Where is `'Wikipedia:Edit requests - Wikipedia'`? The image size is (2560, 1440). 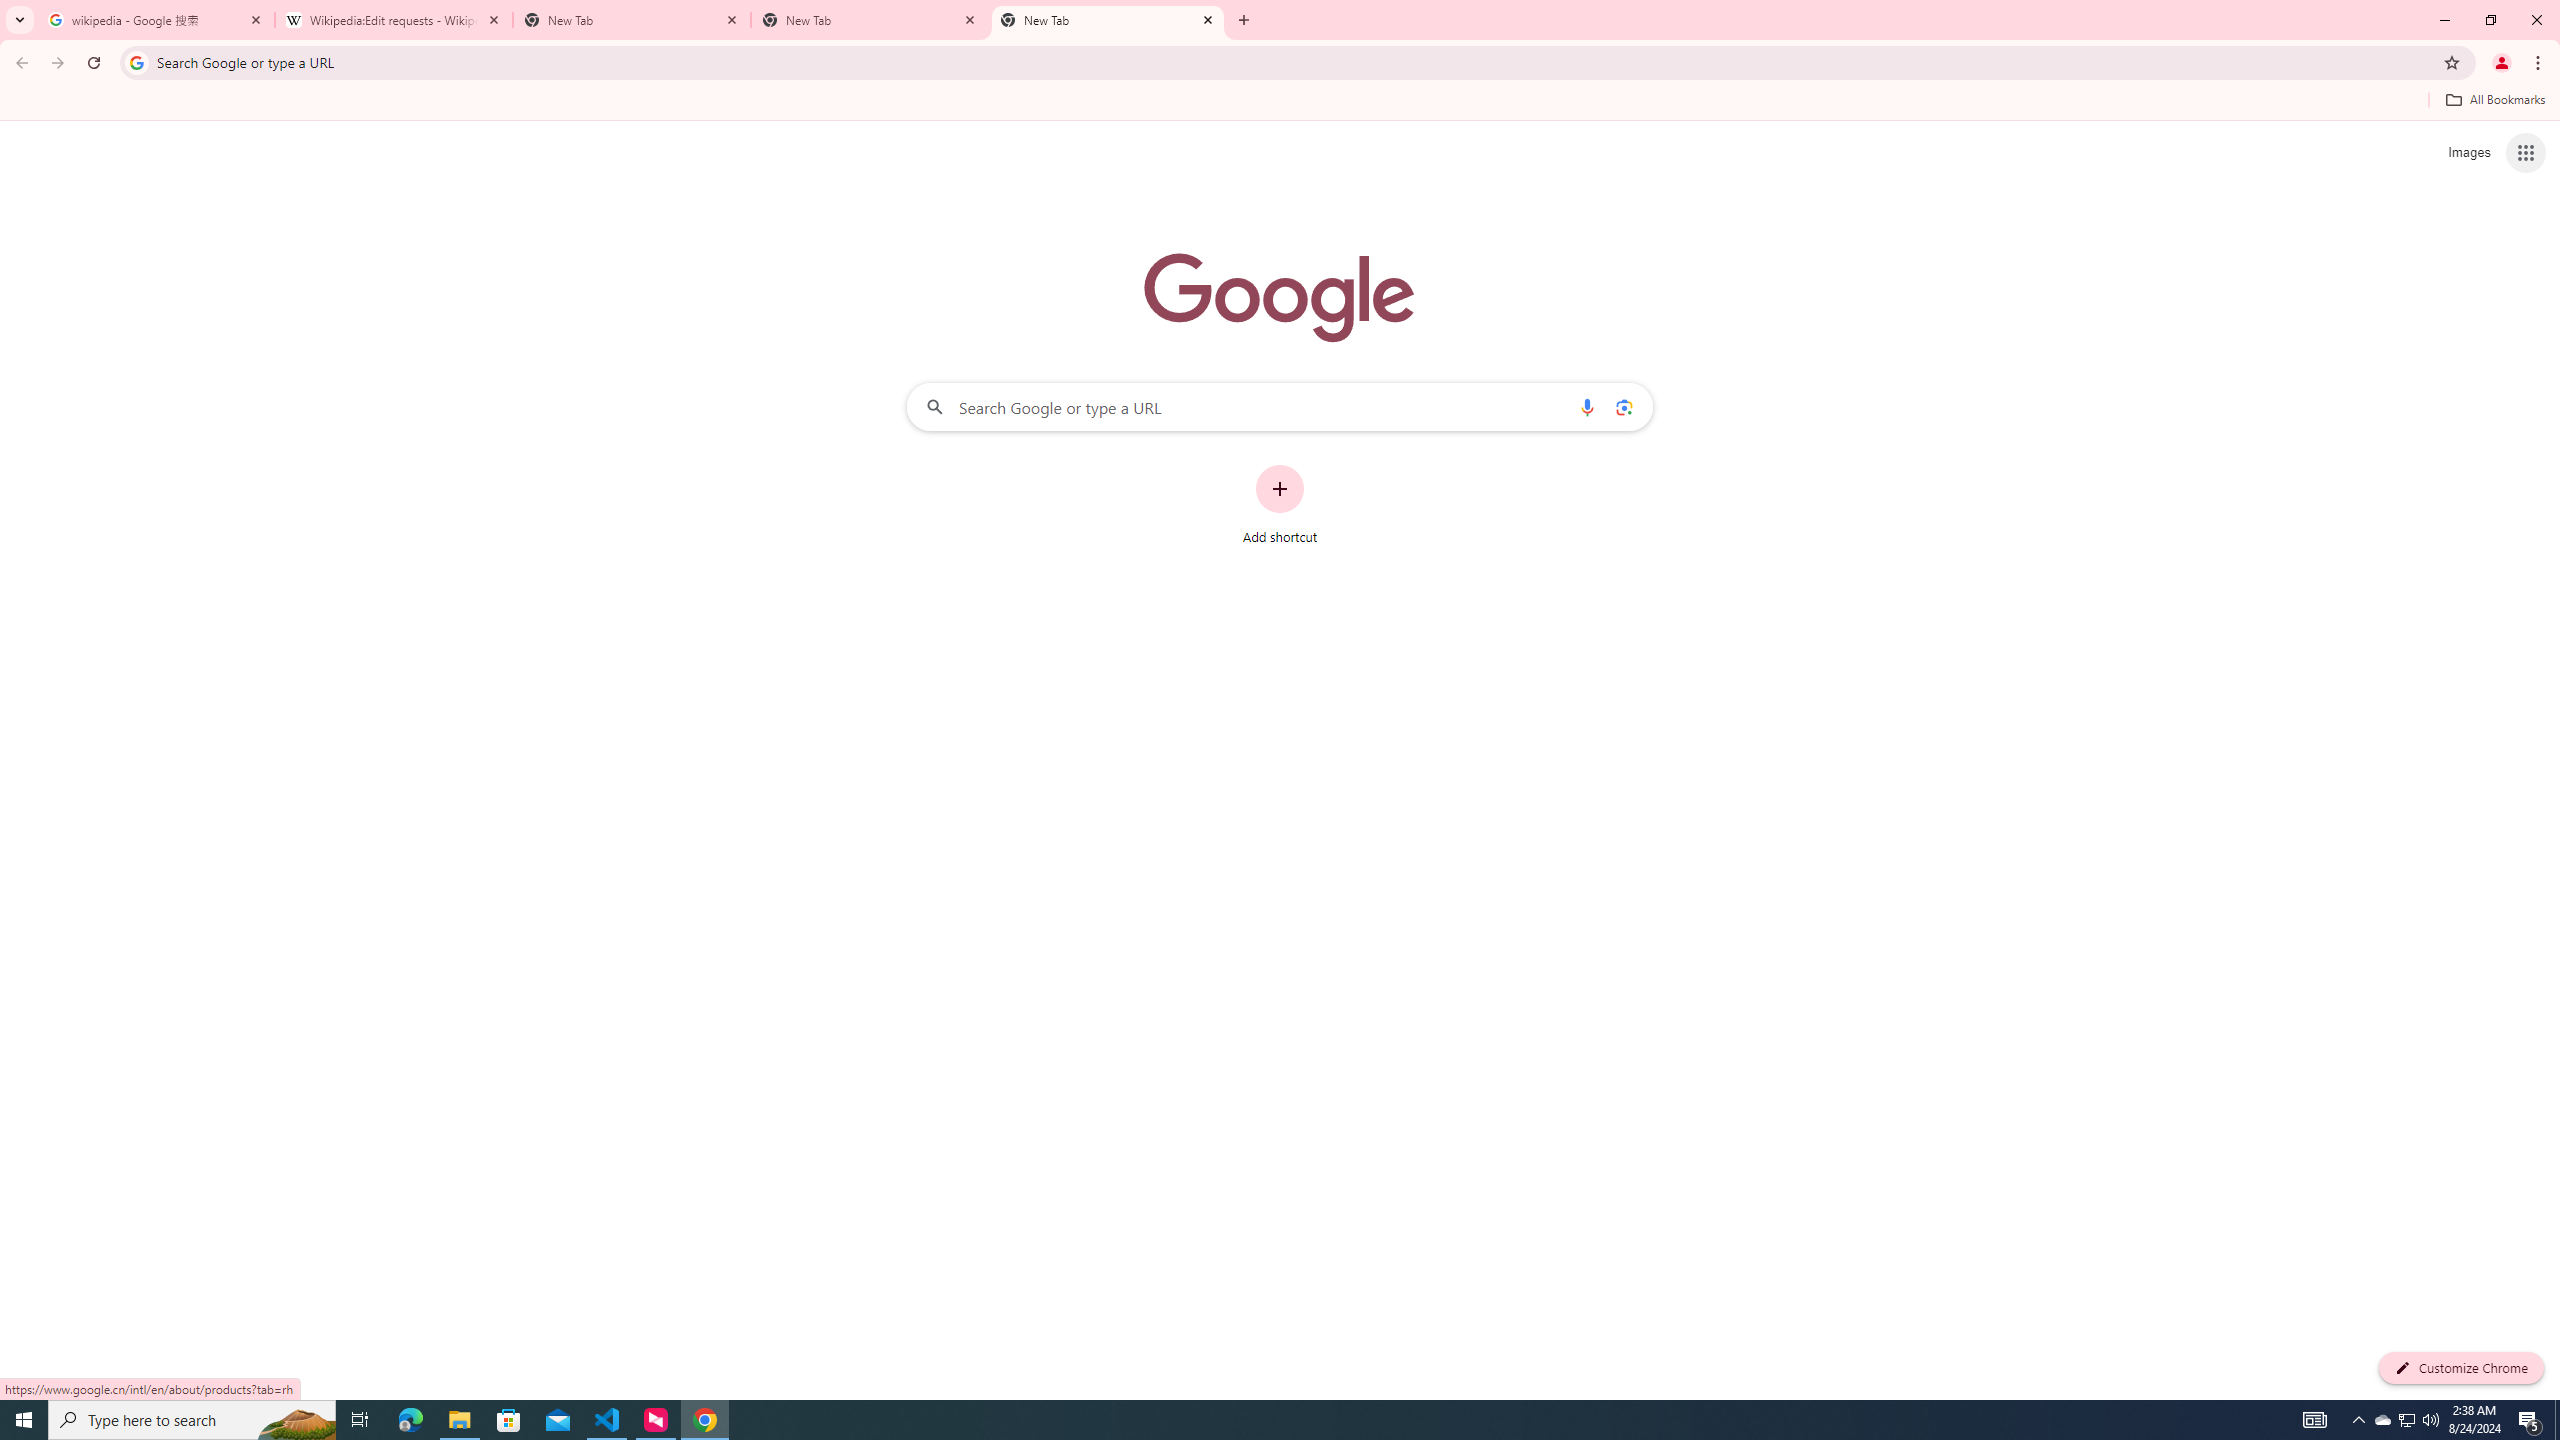 'Wikipedia:Edit requests - Wikipedia' is located at coordinates (394, 19).